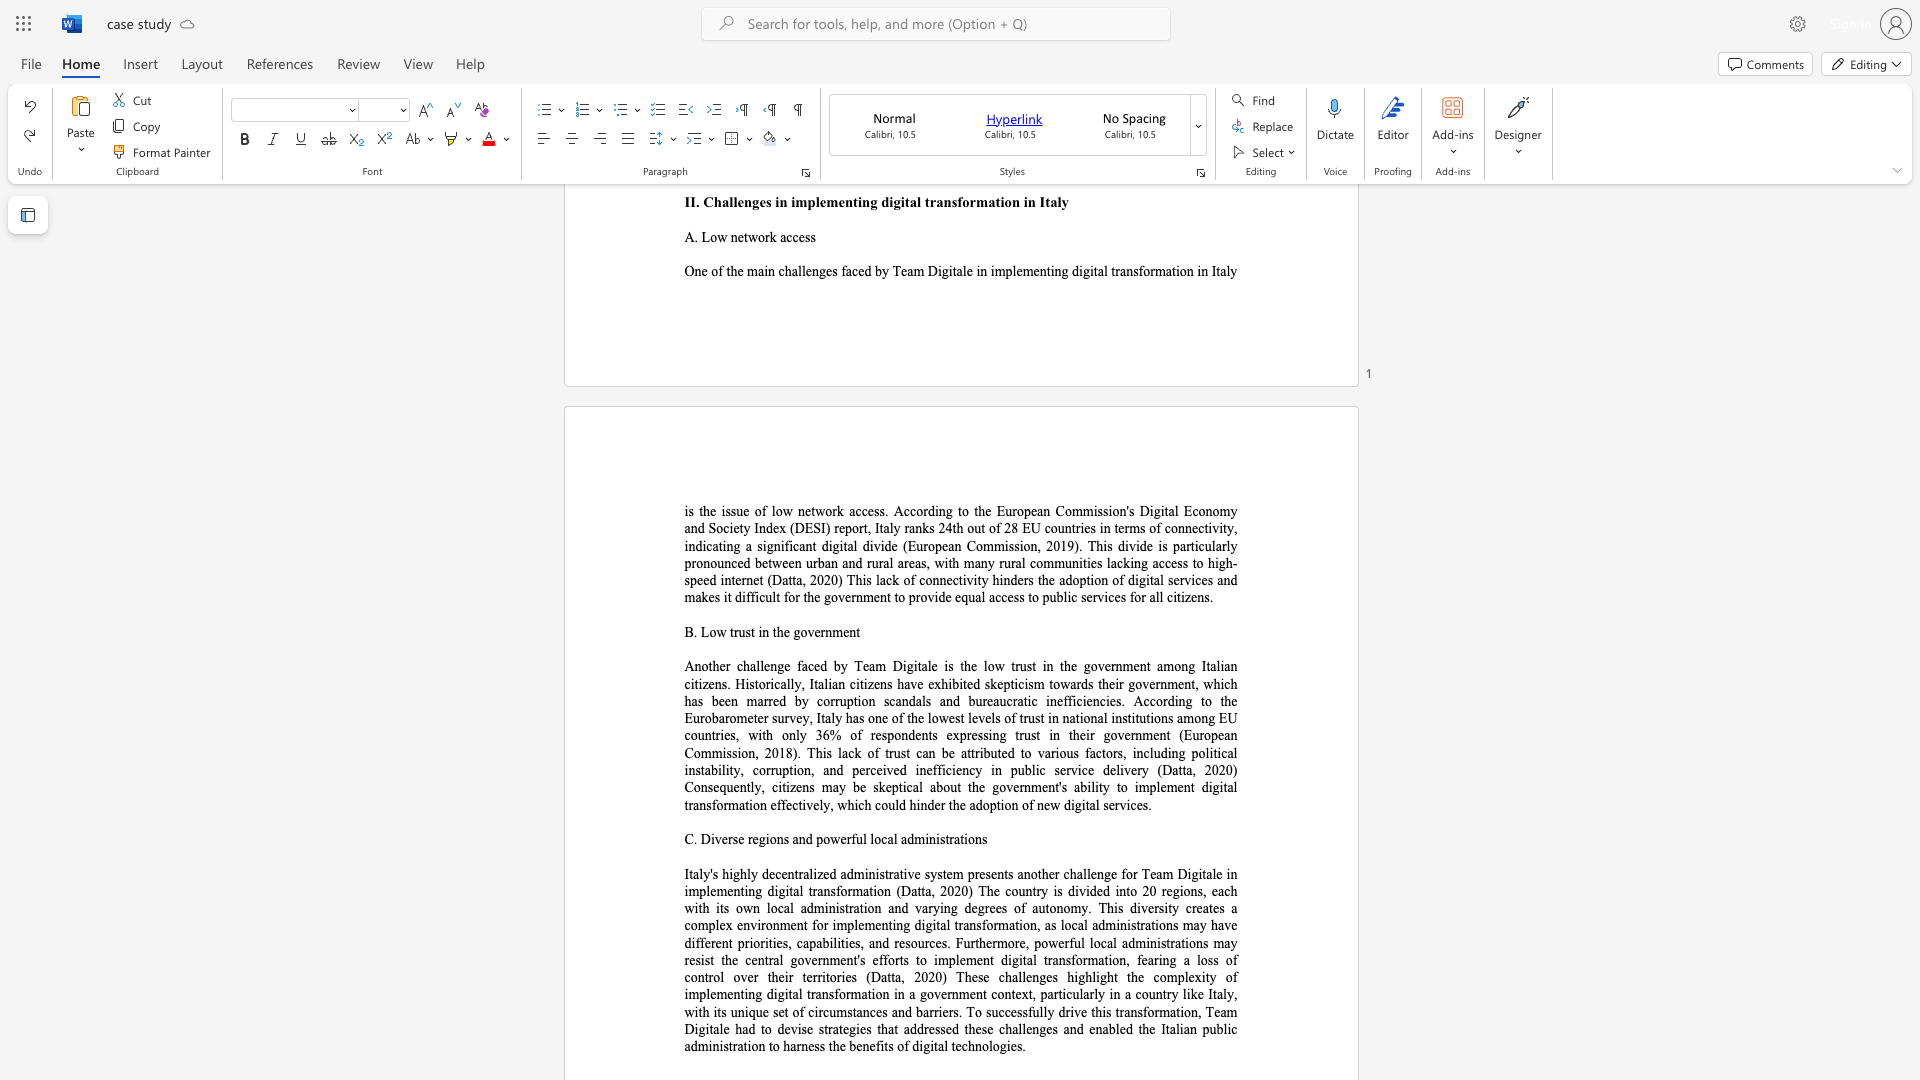 The width and height of the screenshot is (1920, 1080). What do you see at coordinates (730, 753) in the screenshot?
I see `the subset text "sion, 2018). This" within the text "Another challenge faced by Team Digitale is the low trust in the government among Italian citizens. Historically, Italian citizens have exhibited skepticism towards their government, which has been marred by corruption scandals and bureaucratic inefficiencies. According to the Eurobarometer survey, Italy has one of the lowest levels of trust in national institutions among EU countries, with only 36% of respondents expressing trust in their government (European Commission, 2018). This lack of trust can be at"` at bounding box center [730, 753].